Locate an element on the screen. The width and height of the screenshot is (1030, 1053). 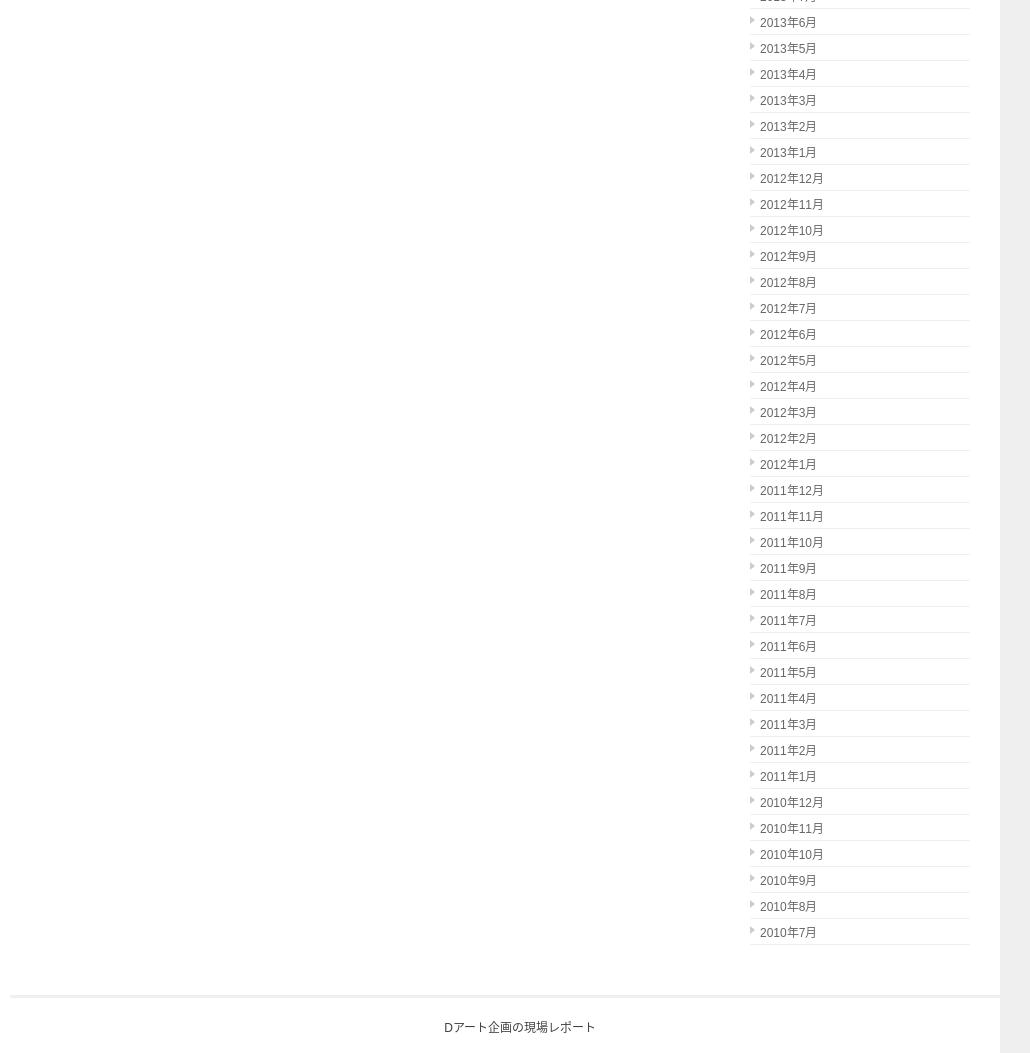
'2012年6月' is located at coordinates (787, 334).